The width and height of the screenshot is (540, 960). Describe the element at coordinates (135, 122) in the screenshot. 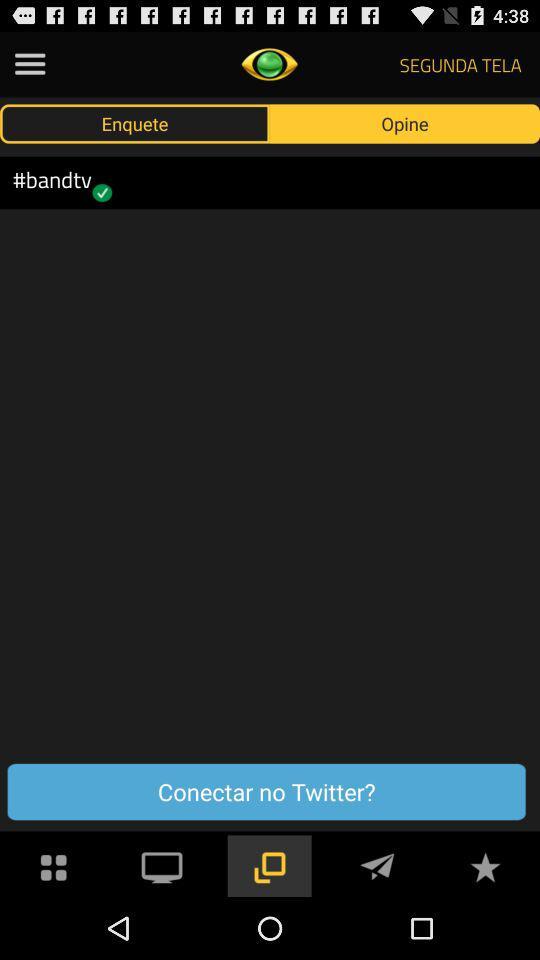

I see `icon next to the opine` at that location.